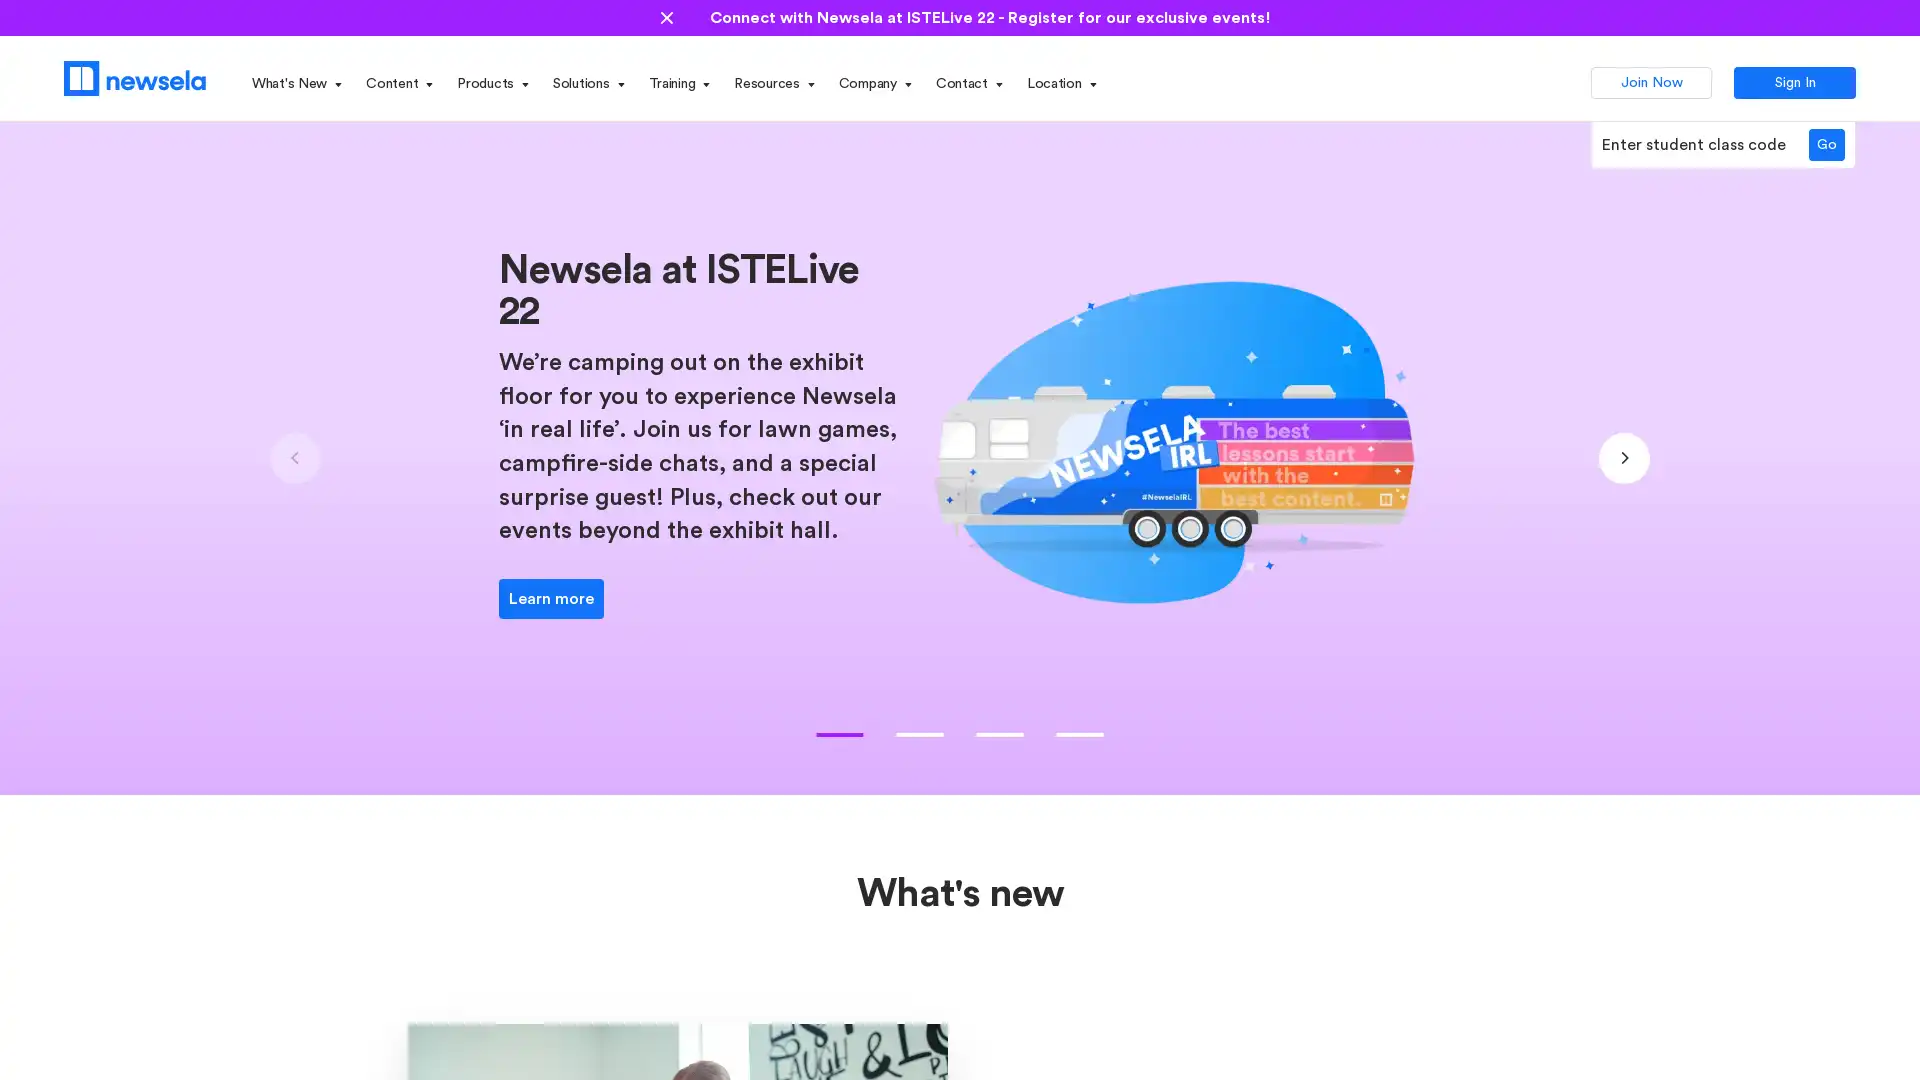 The image size is (1920, 1080). Describe the element at coordinates (840, 735) in the screenshot. I see `Go to slide 0` at that location.